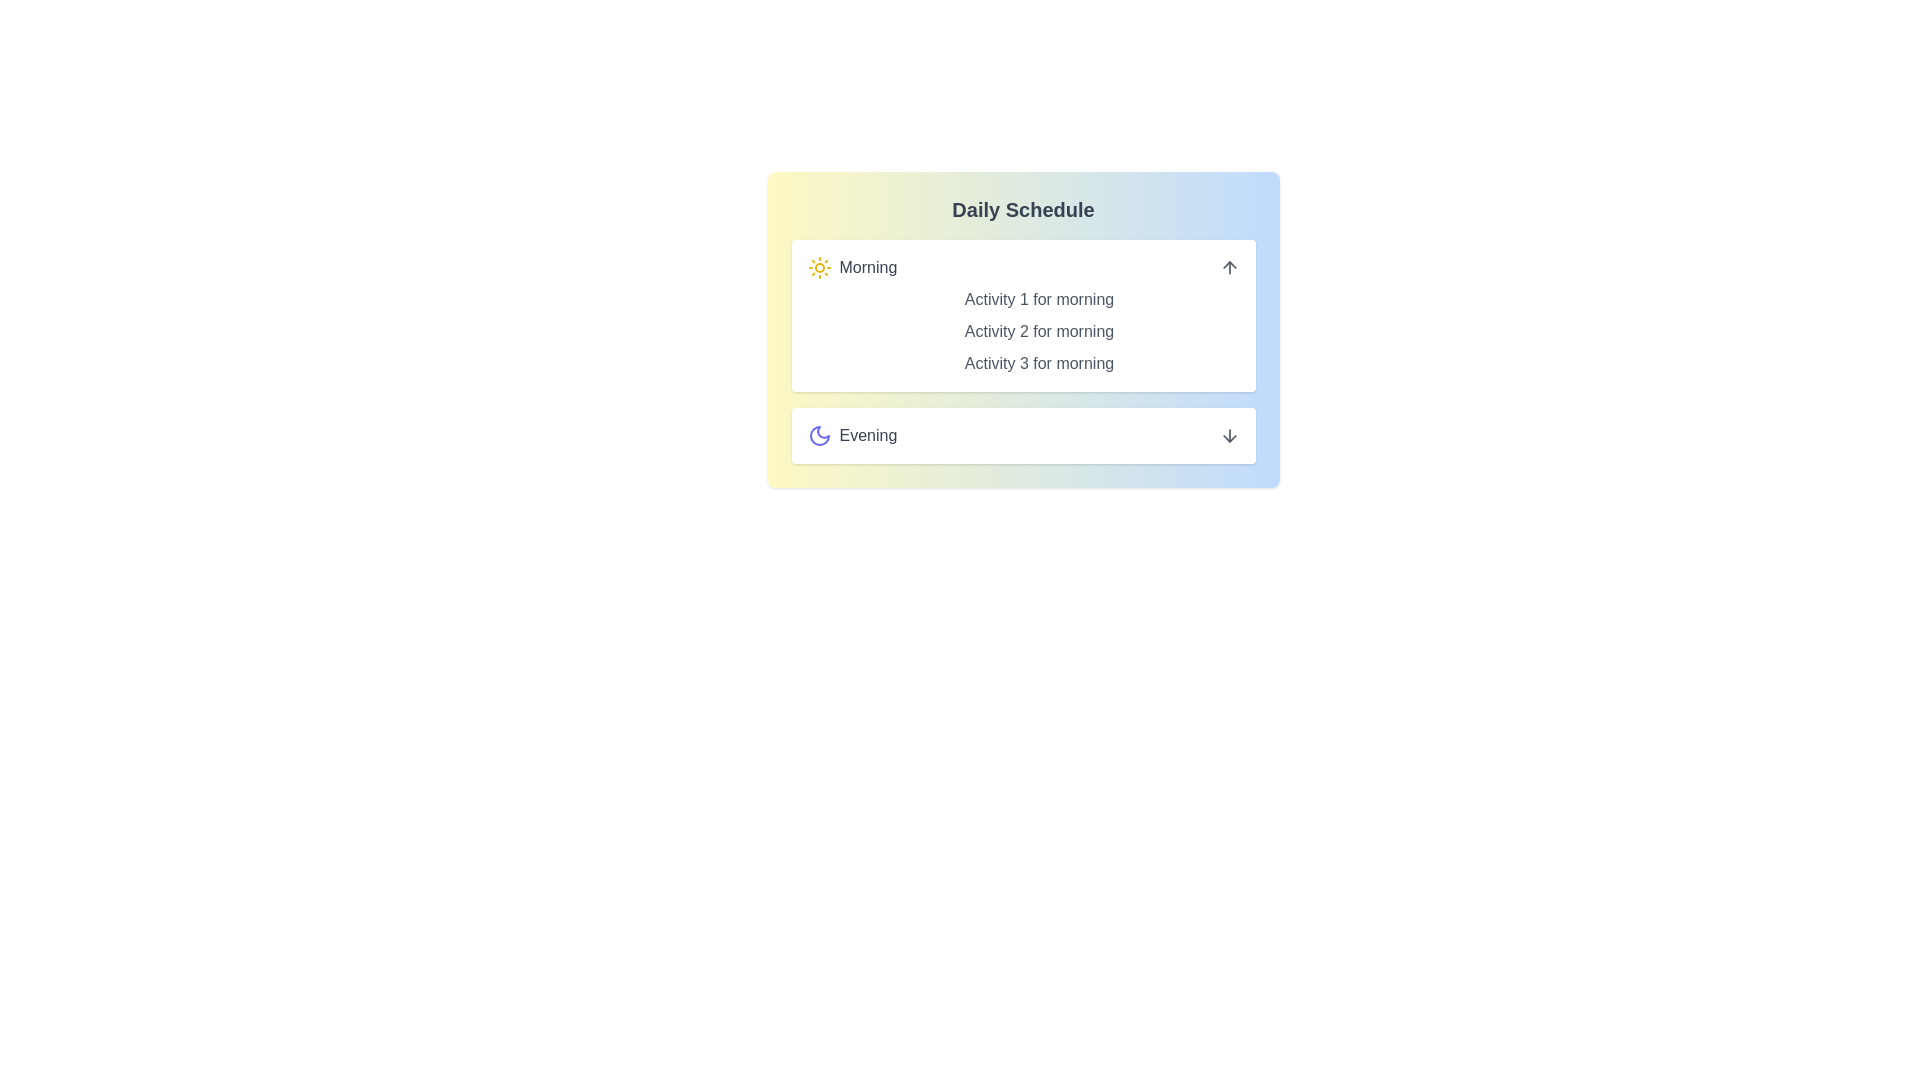  Describe the element at coordinates (1039, 330) in the screenshot. I see `the activity item labeled 'Activity 2 for morning' in the expanded schedule` at that location.